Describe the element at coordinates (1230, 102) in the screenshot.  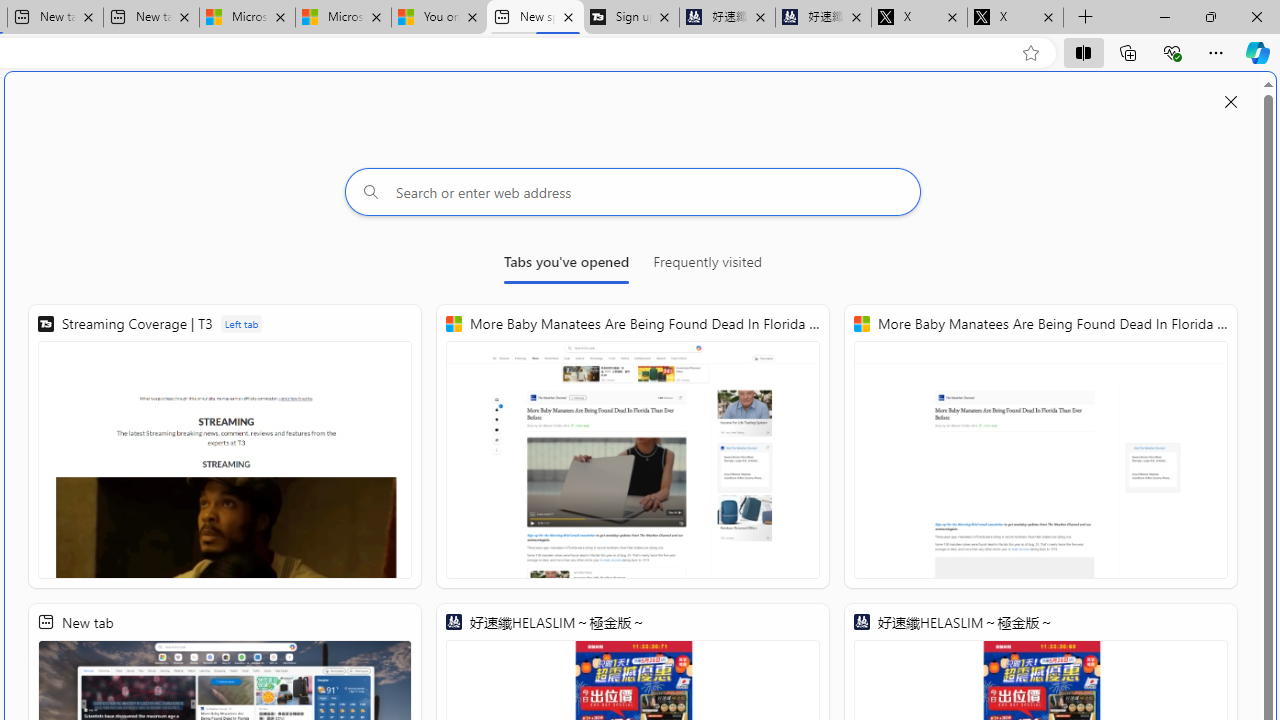
I see `'Close split screen'` at that location.